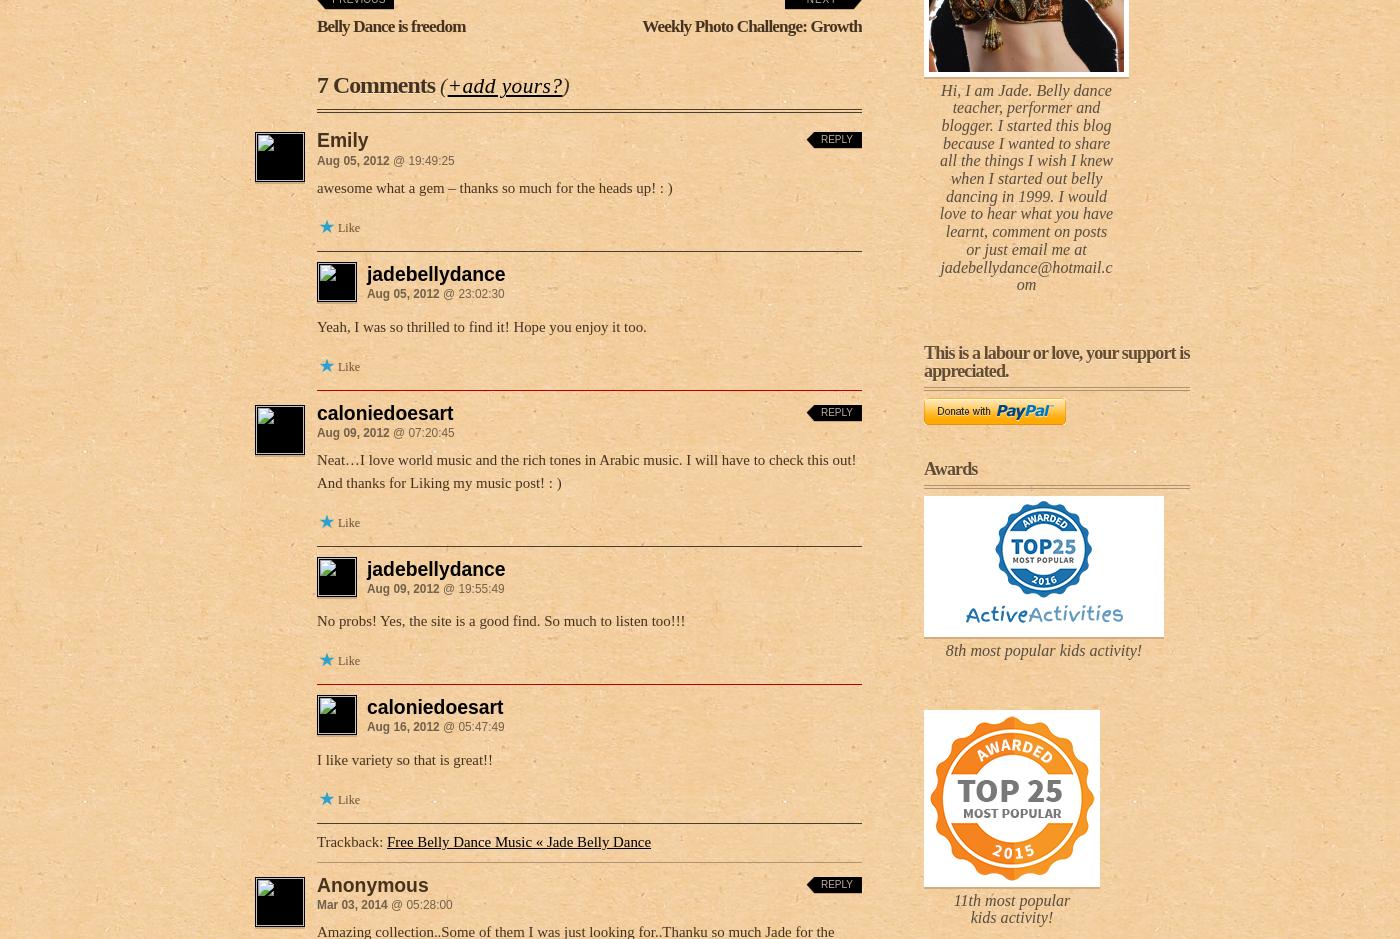  Describe the element at coordinates (950, 469) in the screenshot. I see `'Awards'` at that location.